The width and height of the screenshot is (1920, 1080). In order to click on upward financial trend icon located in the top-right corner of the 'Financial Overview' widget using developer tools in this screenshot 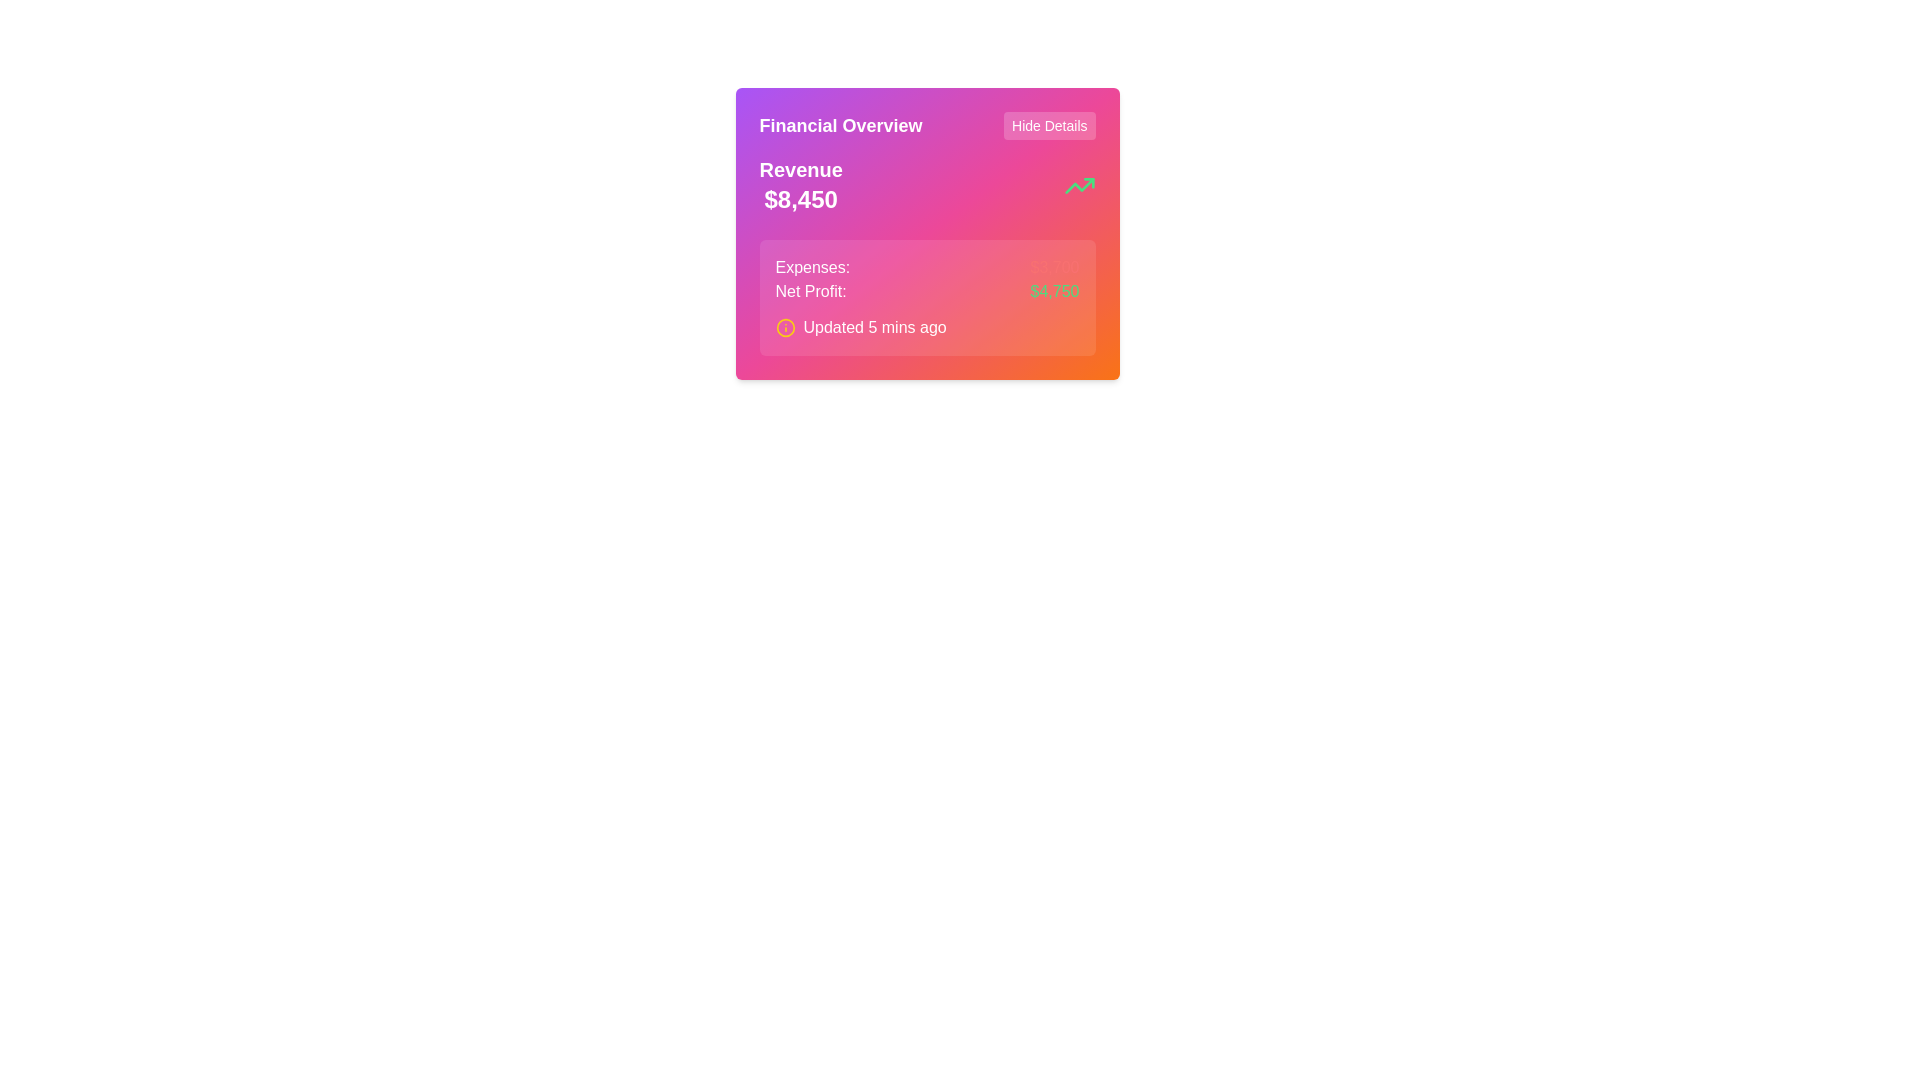, I will do `click(1078, 185)`.